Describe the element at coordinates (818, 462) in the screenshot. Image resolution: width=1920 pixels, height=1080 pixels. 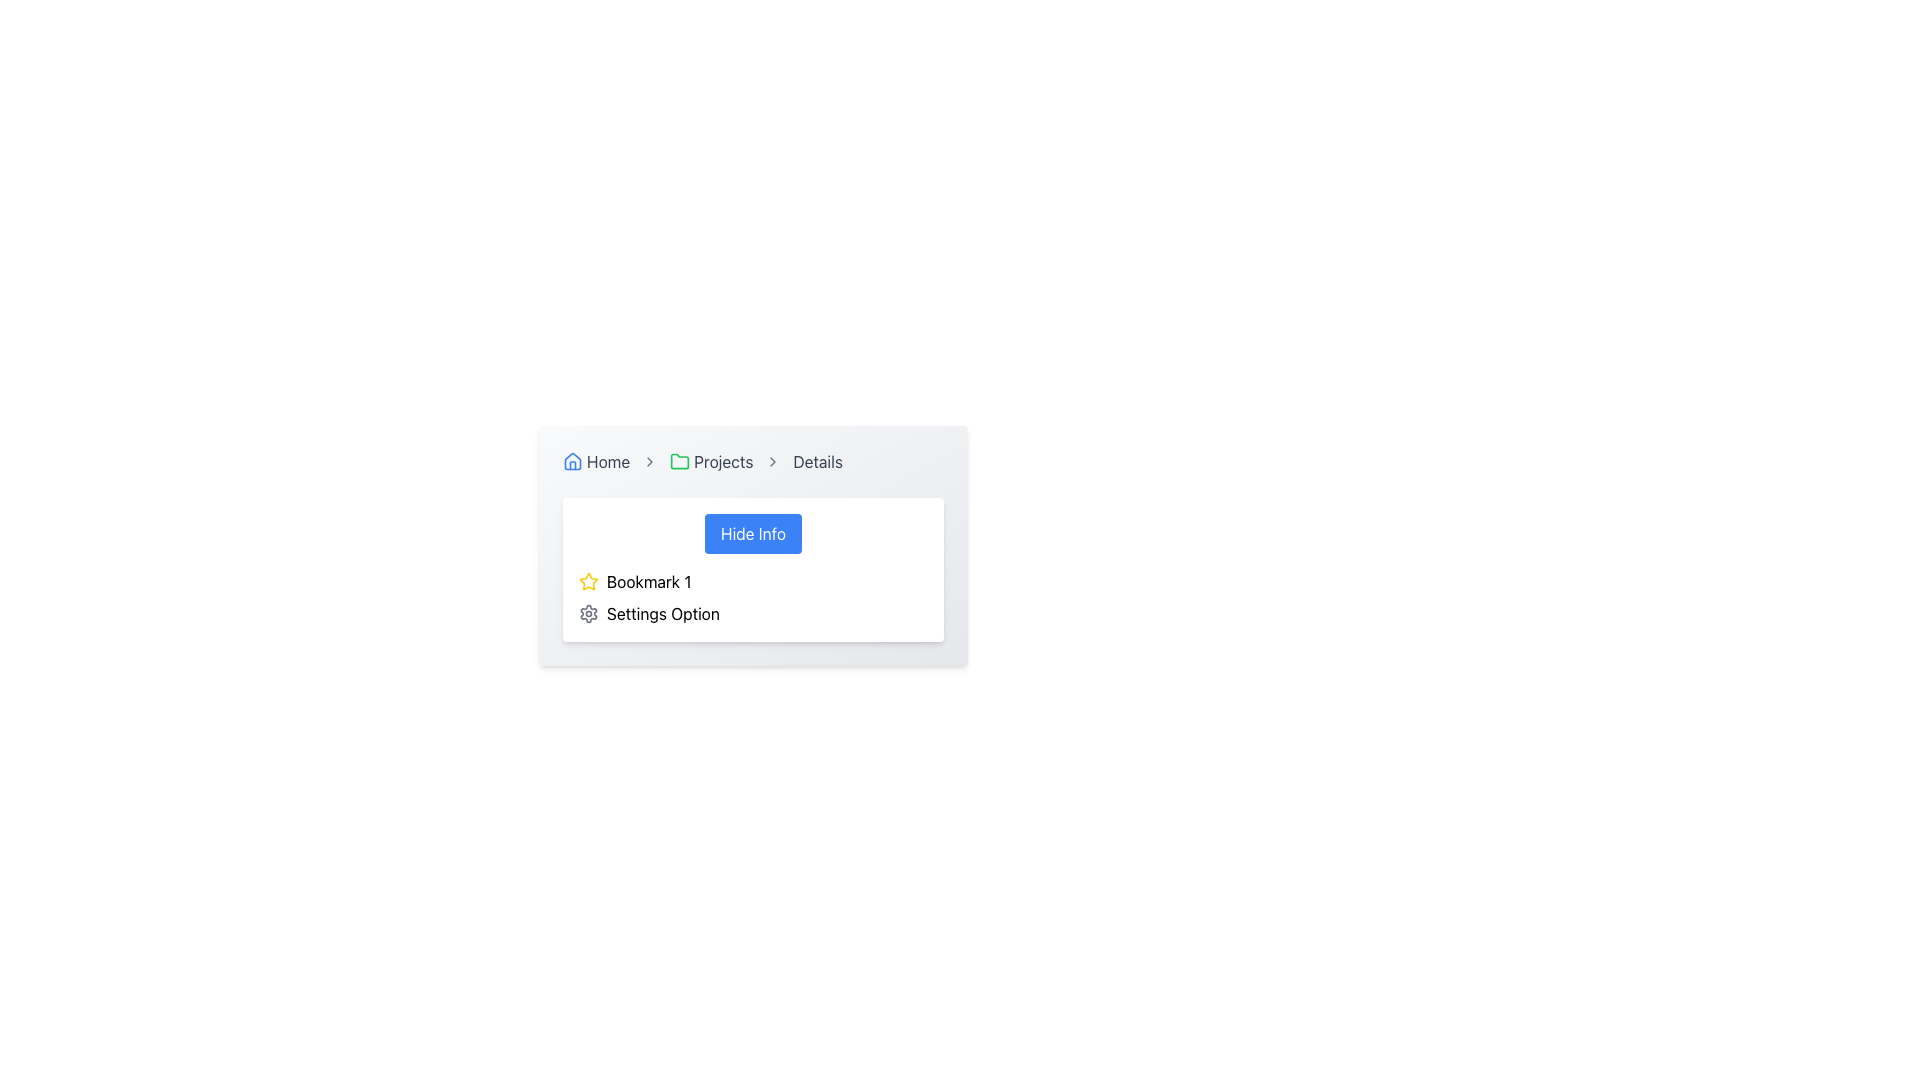
I see `the 'Details' text label in the breadcrumb navigation, which is styled in medium-sized gray font and is the last element in the sequence following 'Projects'` at that location.